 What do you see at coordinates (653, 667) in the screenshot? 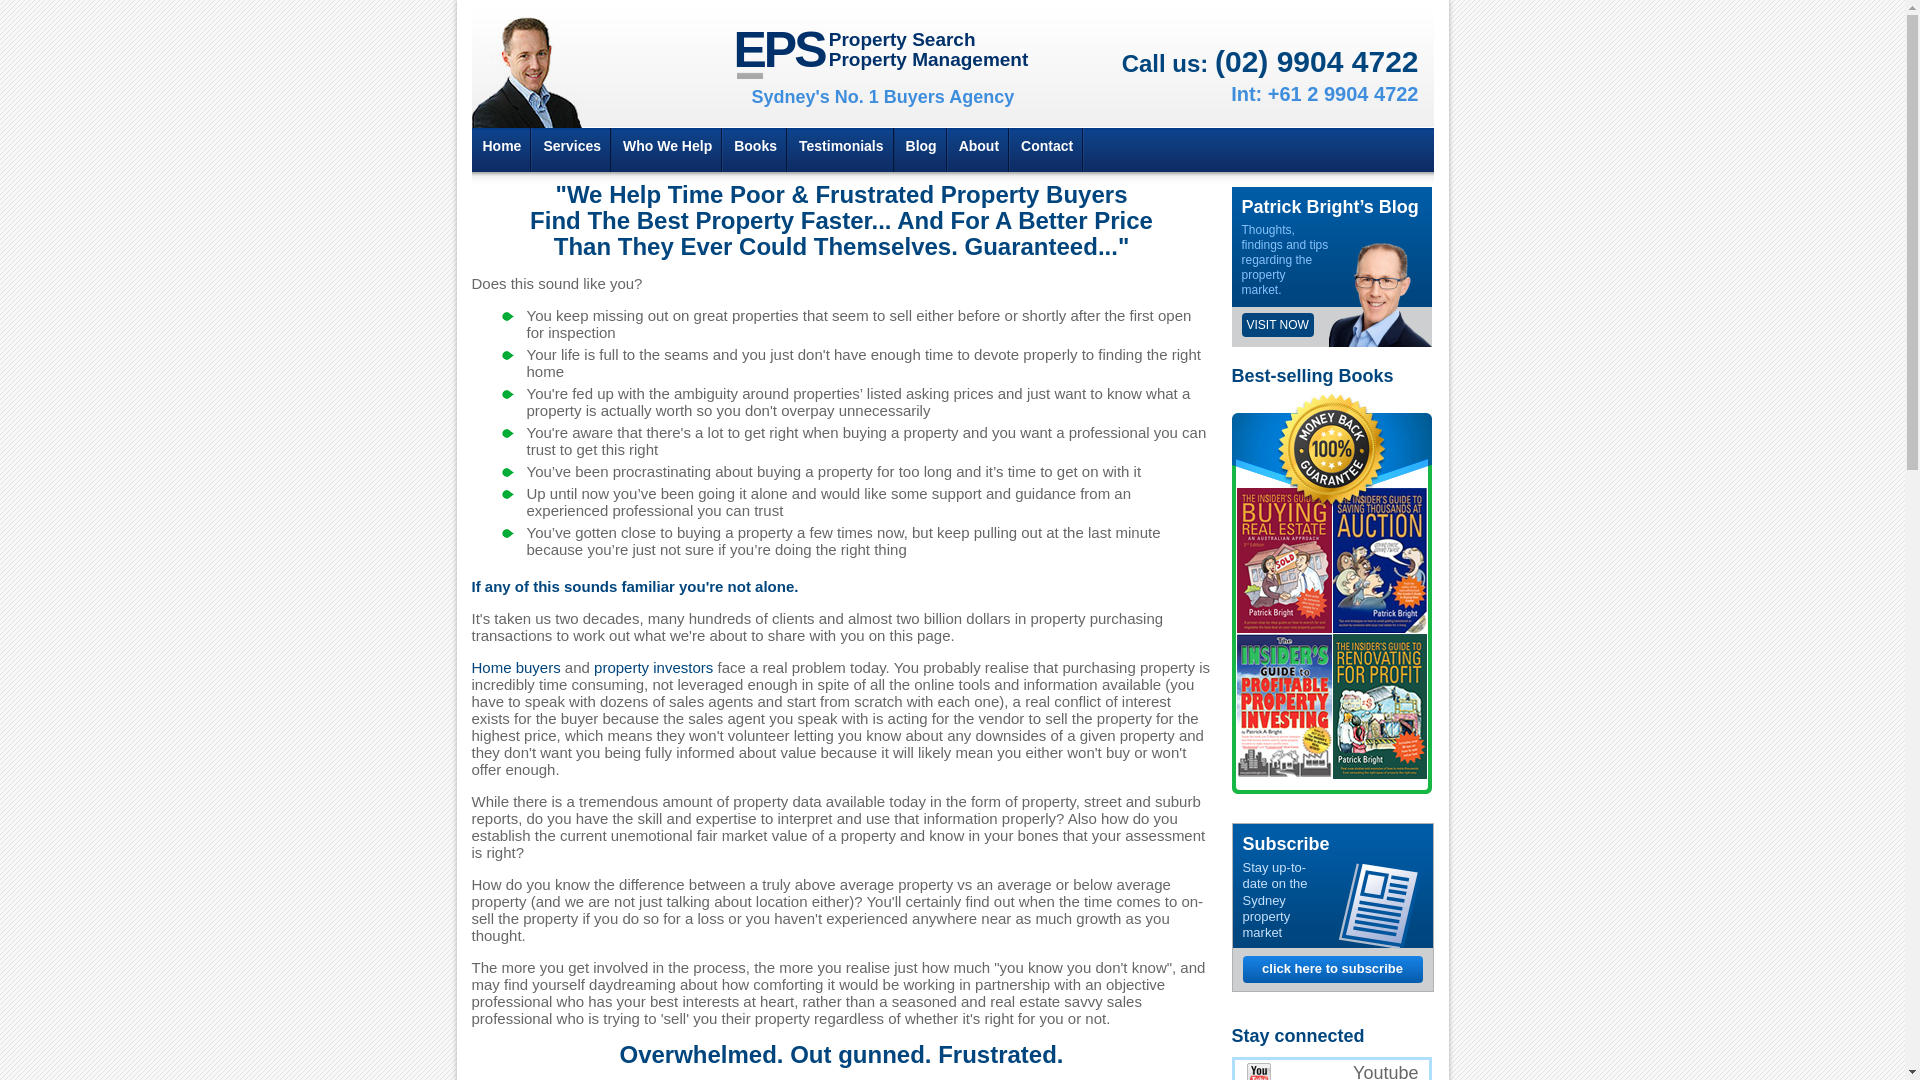
I see `'property investors'` at bounding box center [653, 667].